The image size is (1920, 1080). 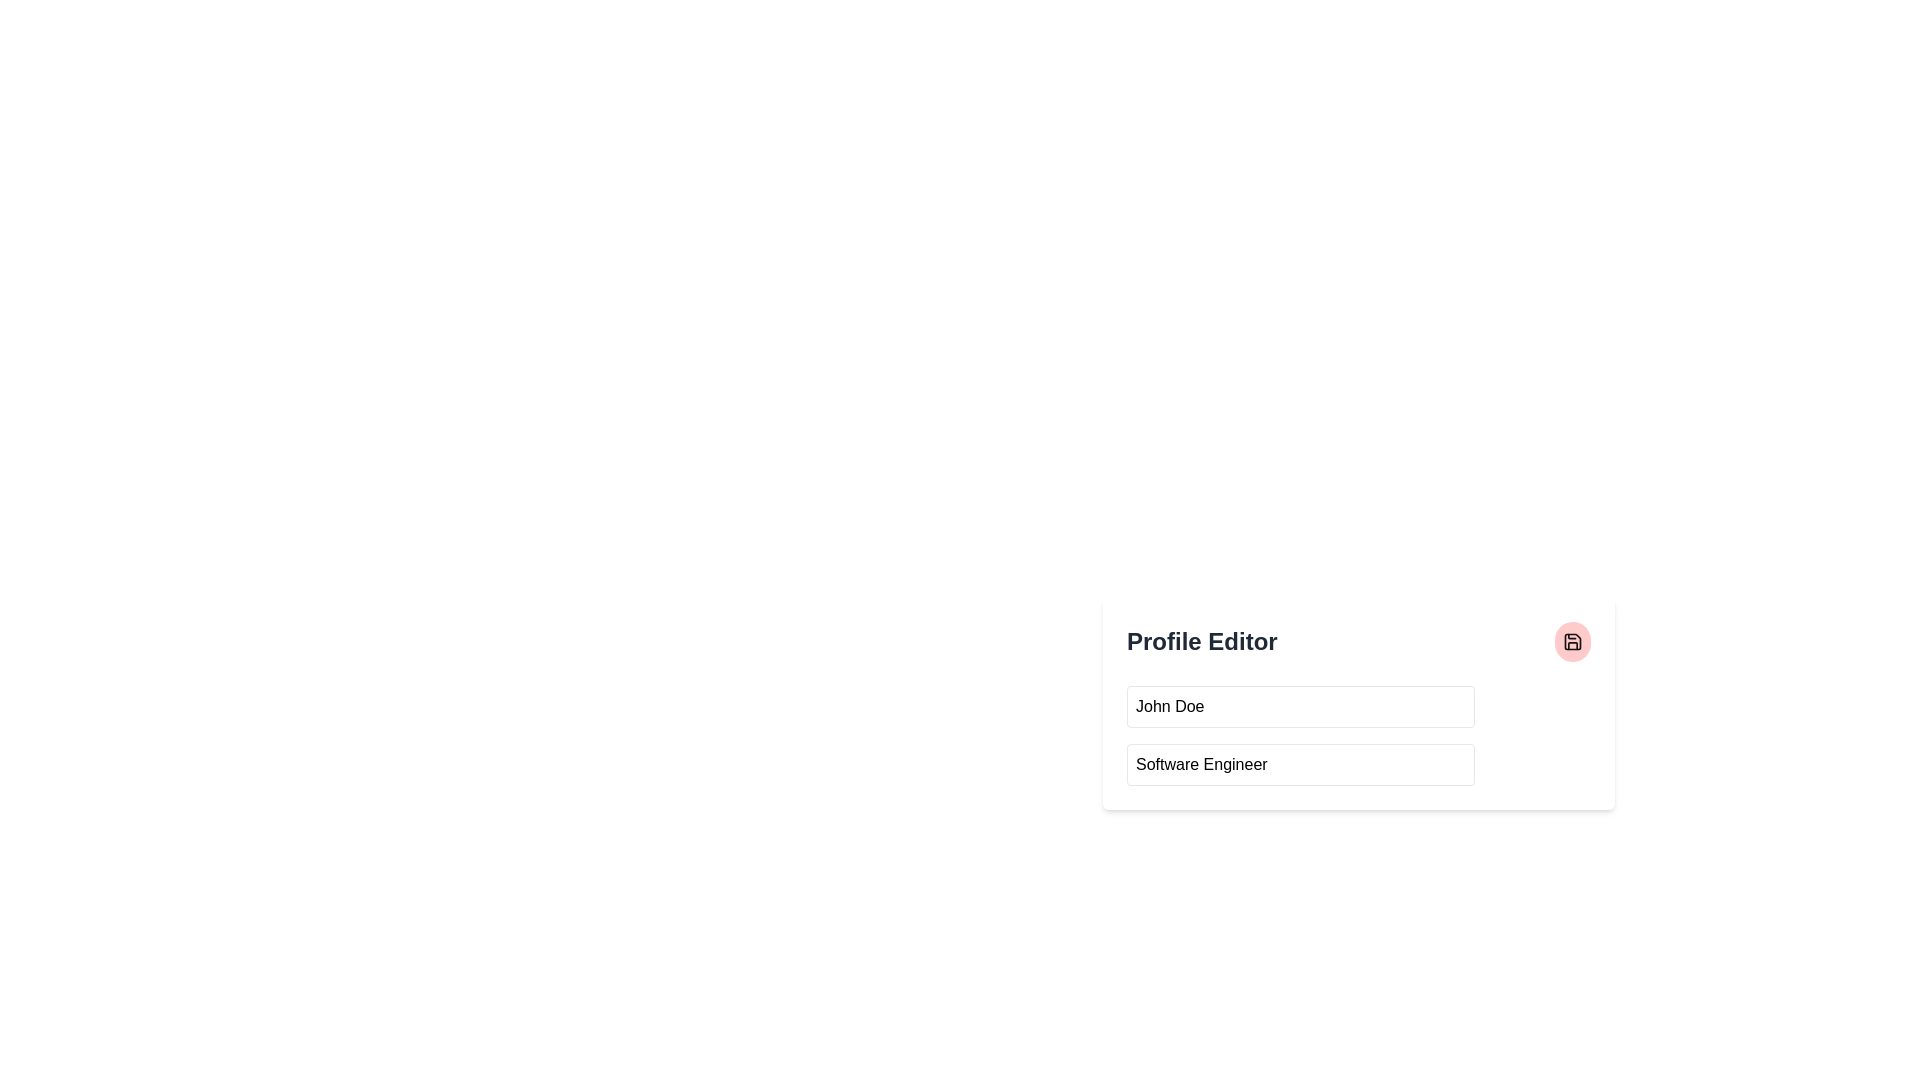 I want to click on the save changes button in the 'Profile Editor' section to observe its hover effects, so click(x=1572, y=641).